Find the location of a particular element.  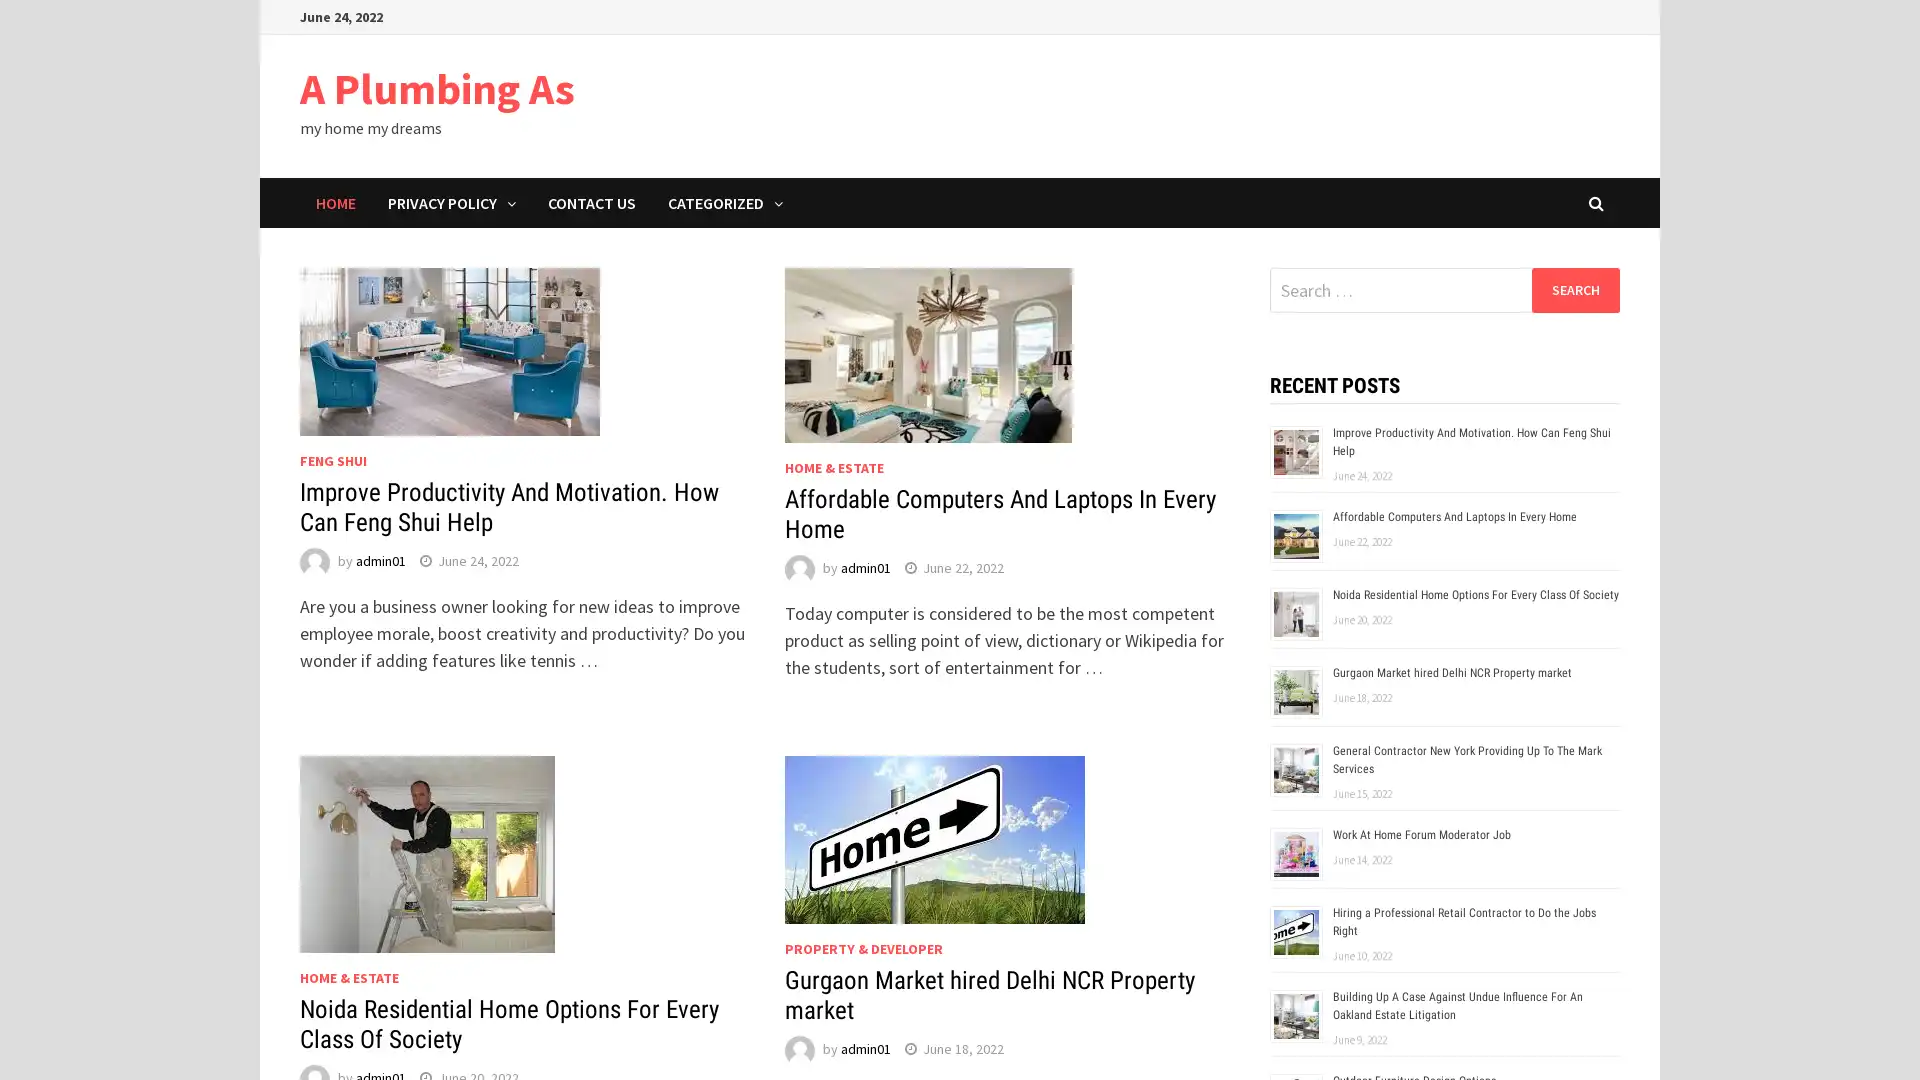

Search is located at coordinates (1574, 289).